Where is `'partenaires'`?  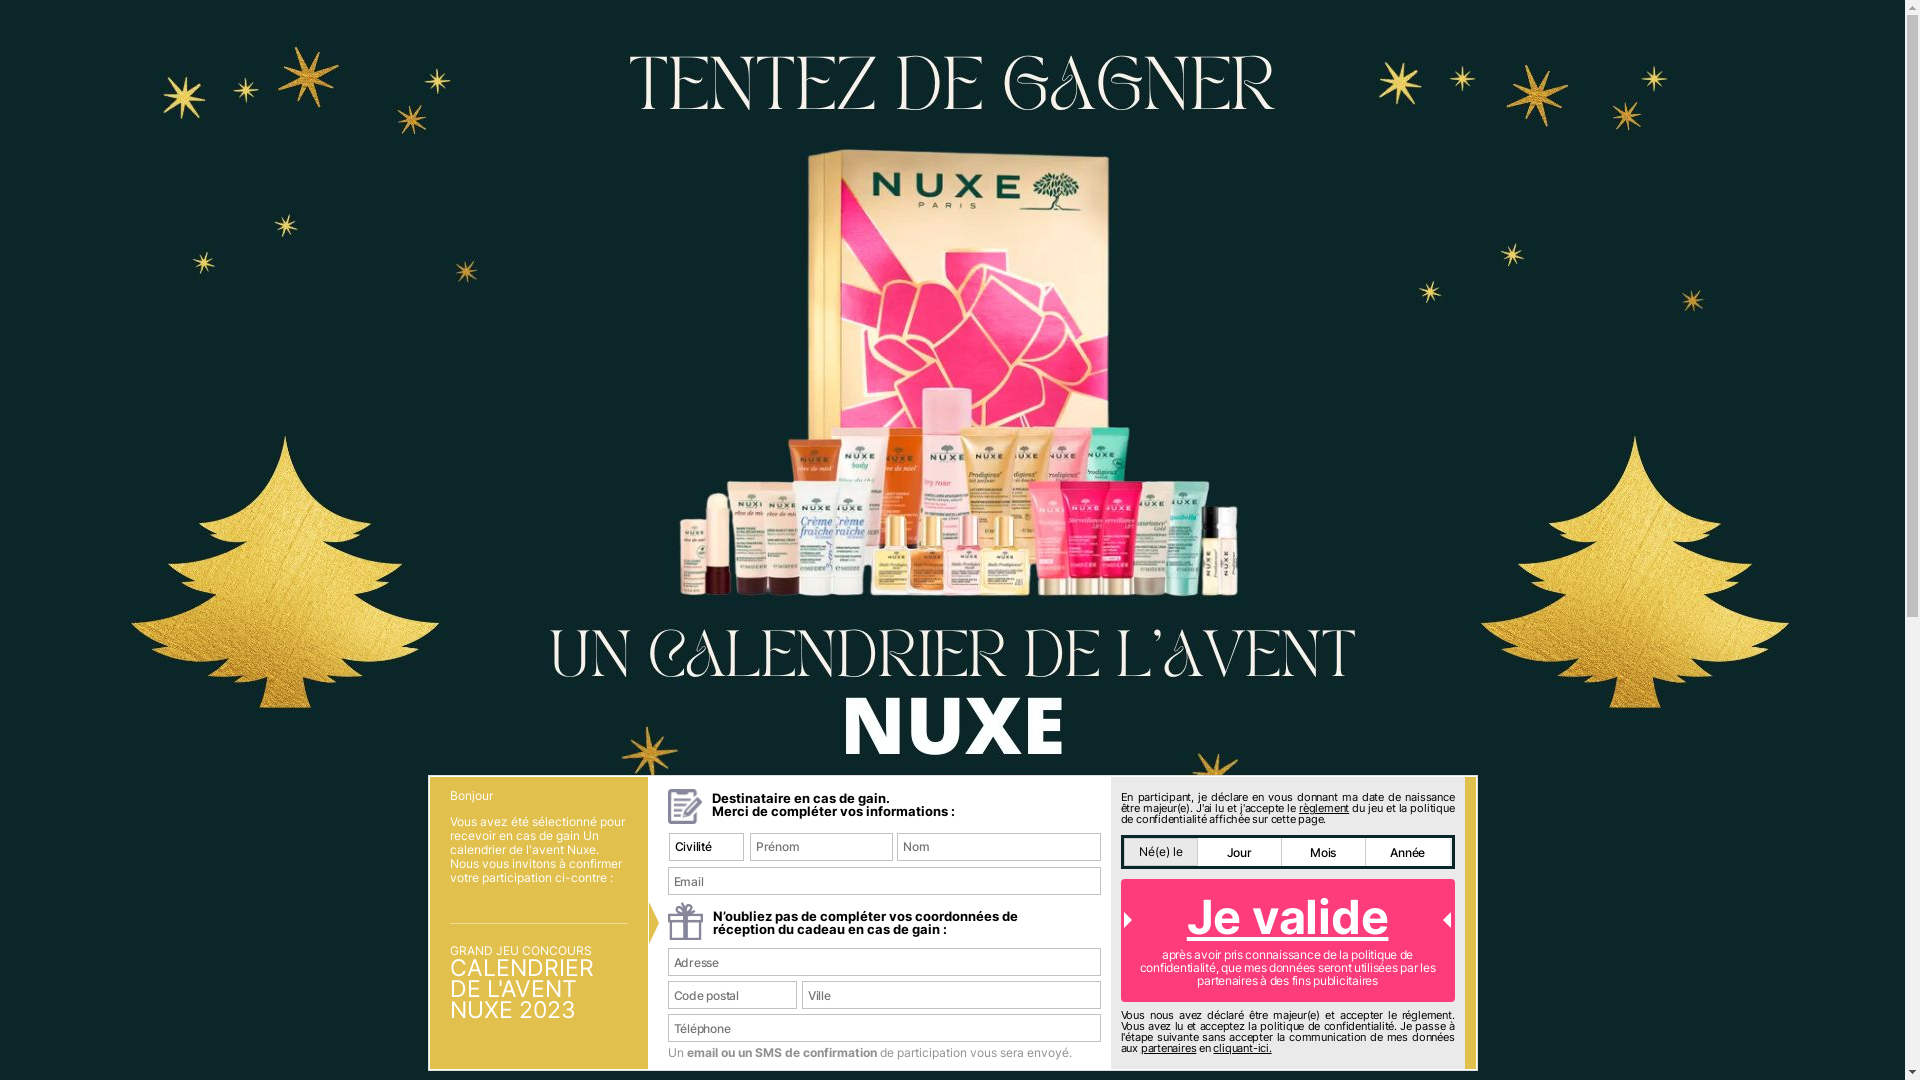
'partenaires' is located at coordinates (1169, 1047).